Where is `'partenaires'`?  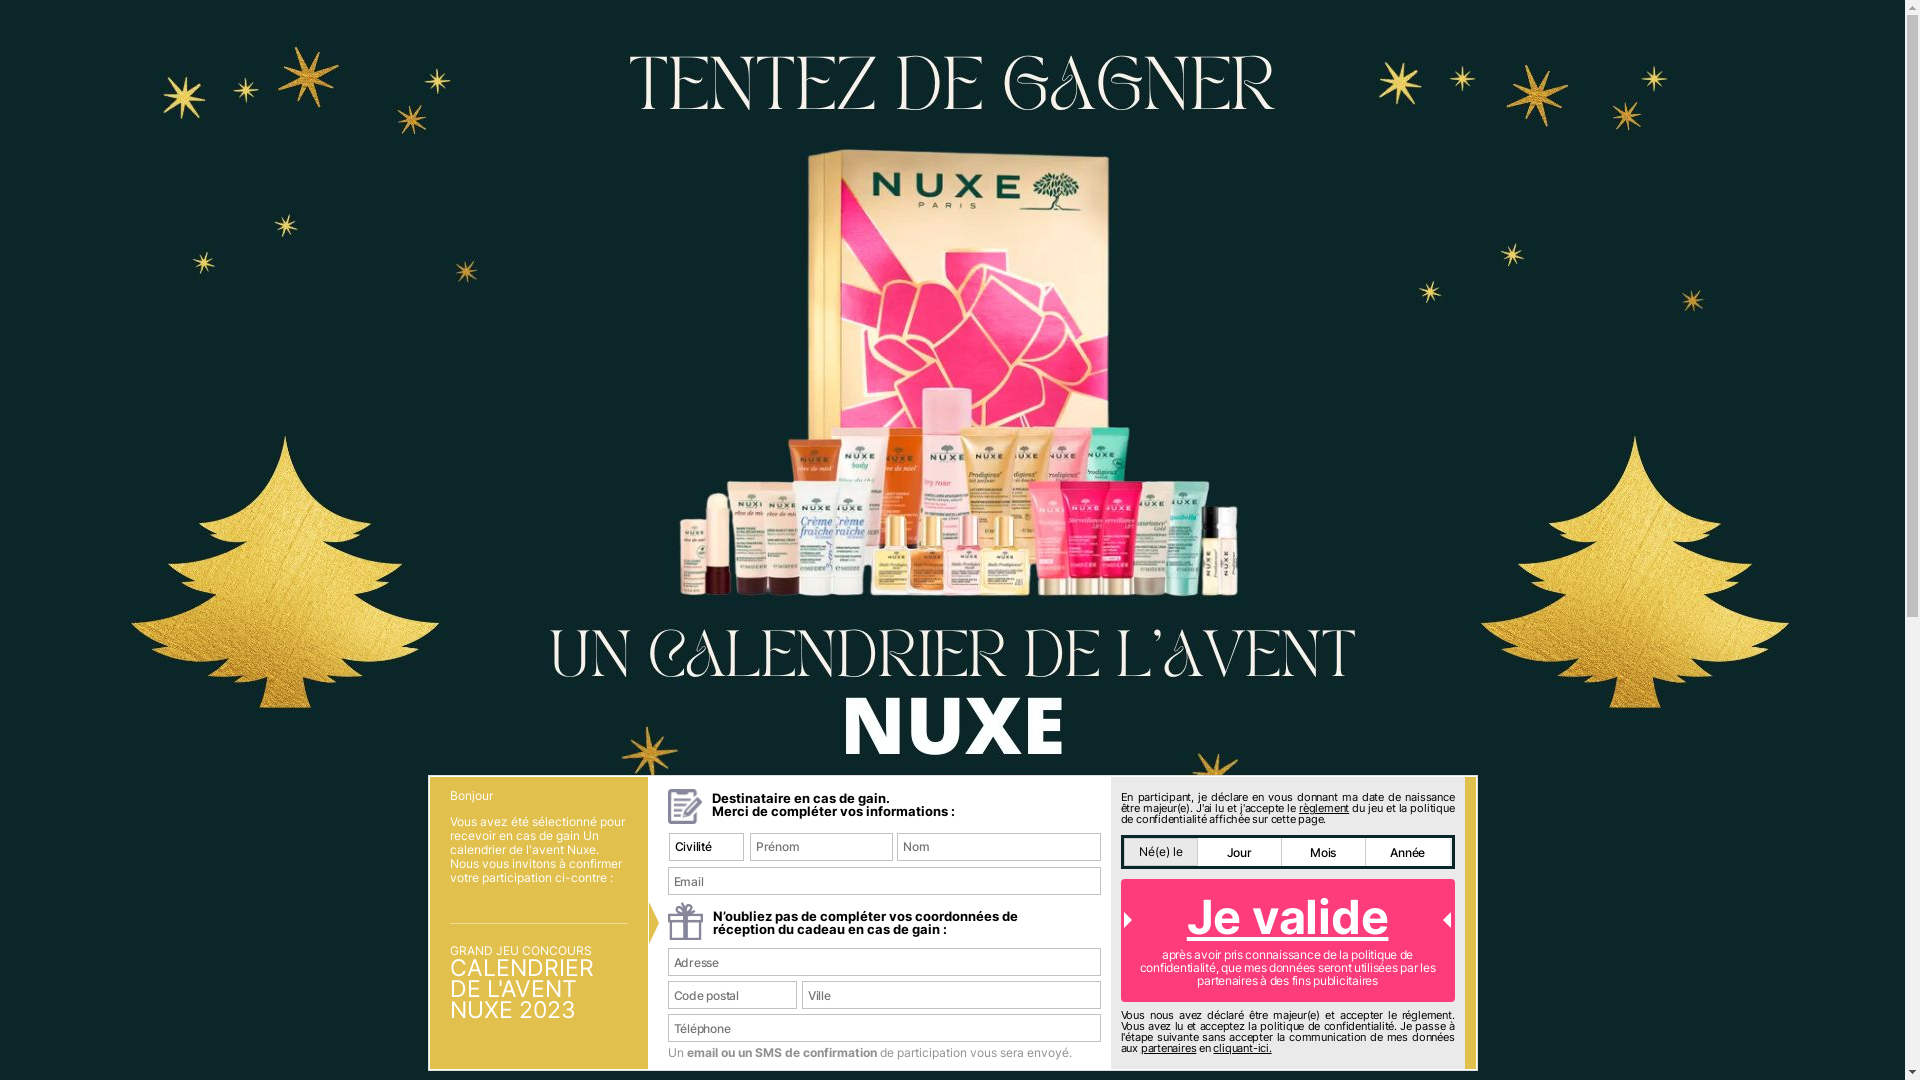
'partenaires' is located at coordinates (1169, 1047).